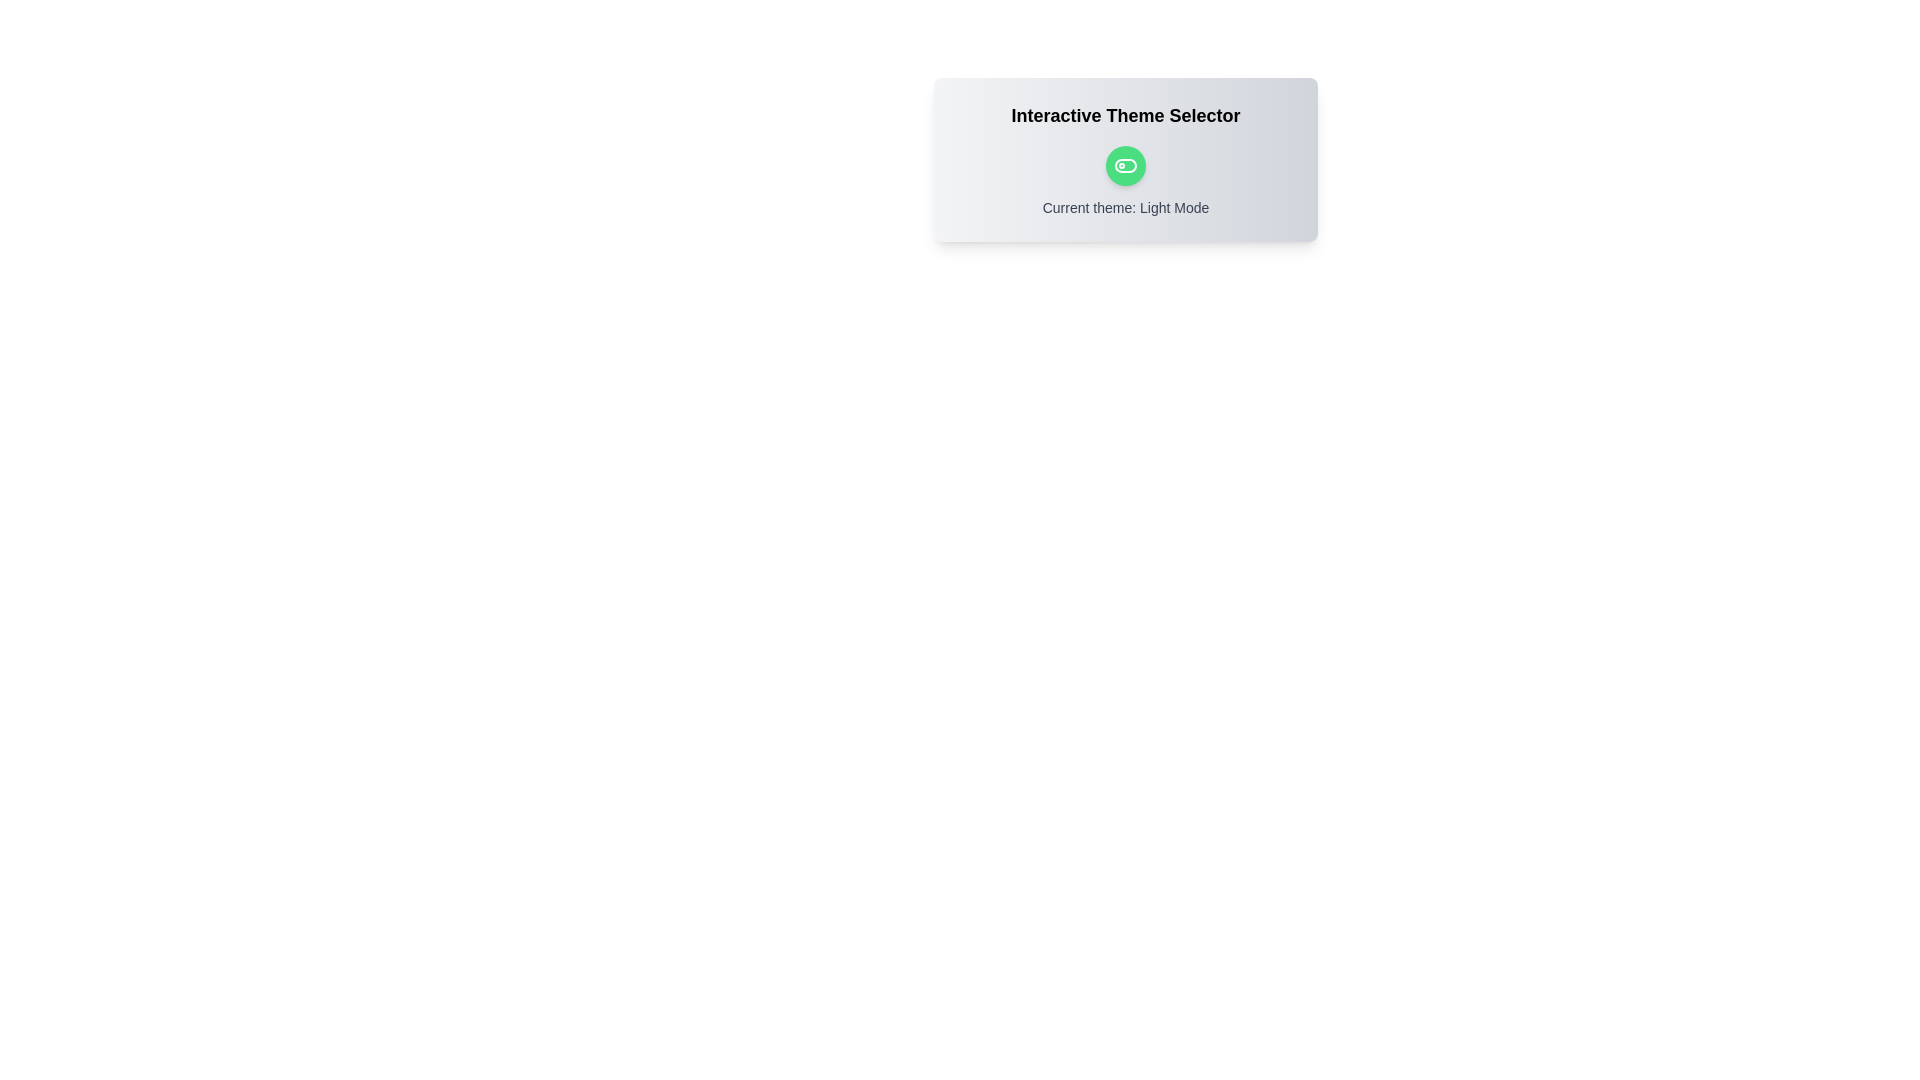 Image resolution: width=1920 pixels, height=1080 pixels. What do you see at coordinates (1126, 164) in the screenshot?
I see `the toggle button for theme selection located below the heading 'Interactive Theme Selector'` at bounding box center [1126, 164].